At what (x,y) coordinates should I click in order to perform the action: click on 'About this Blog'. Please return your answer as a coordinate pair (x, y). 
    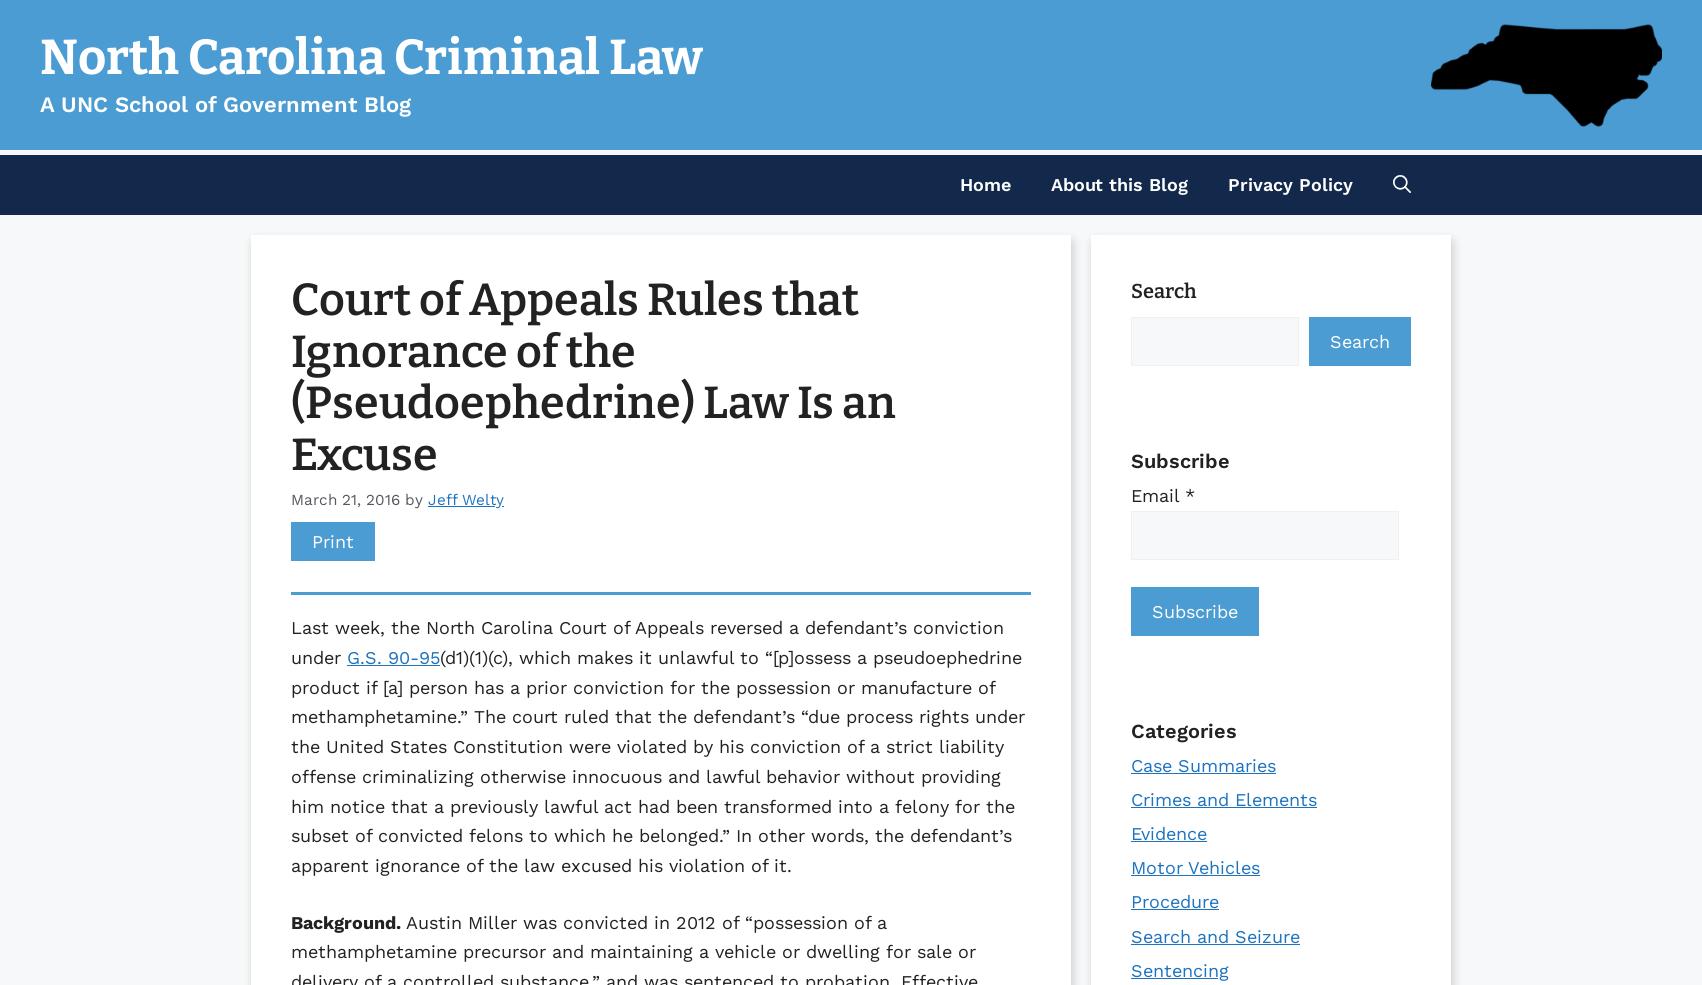
    Looking at the image, I should click on (1118, 184).